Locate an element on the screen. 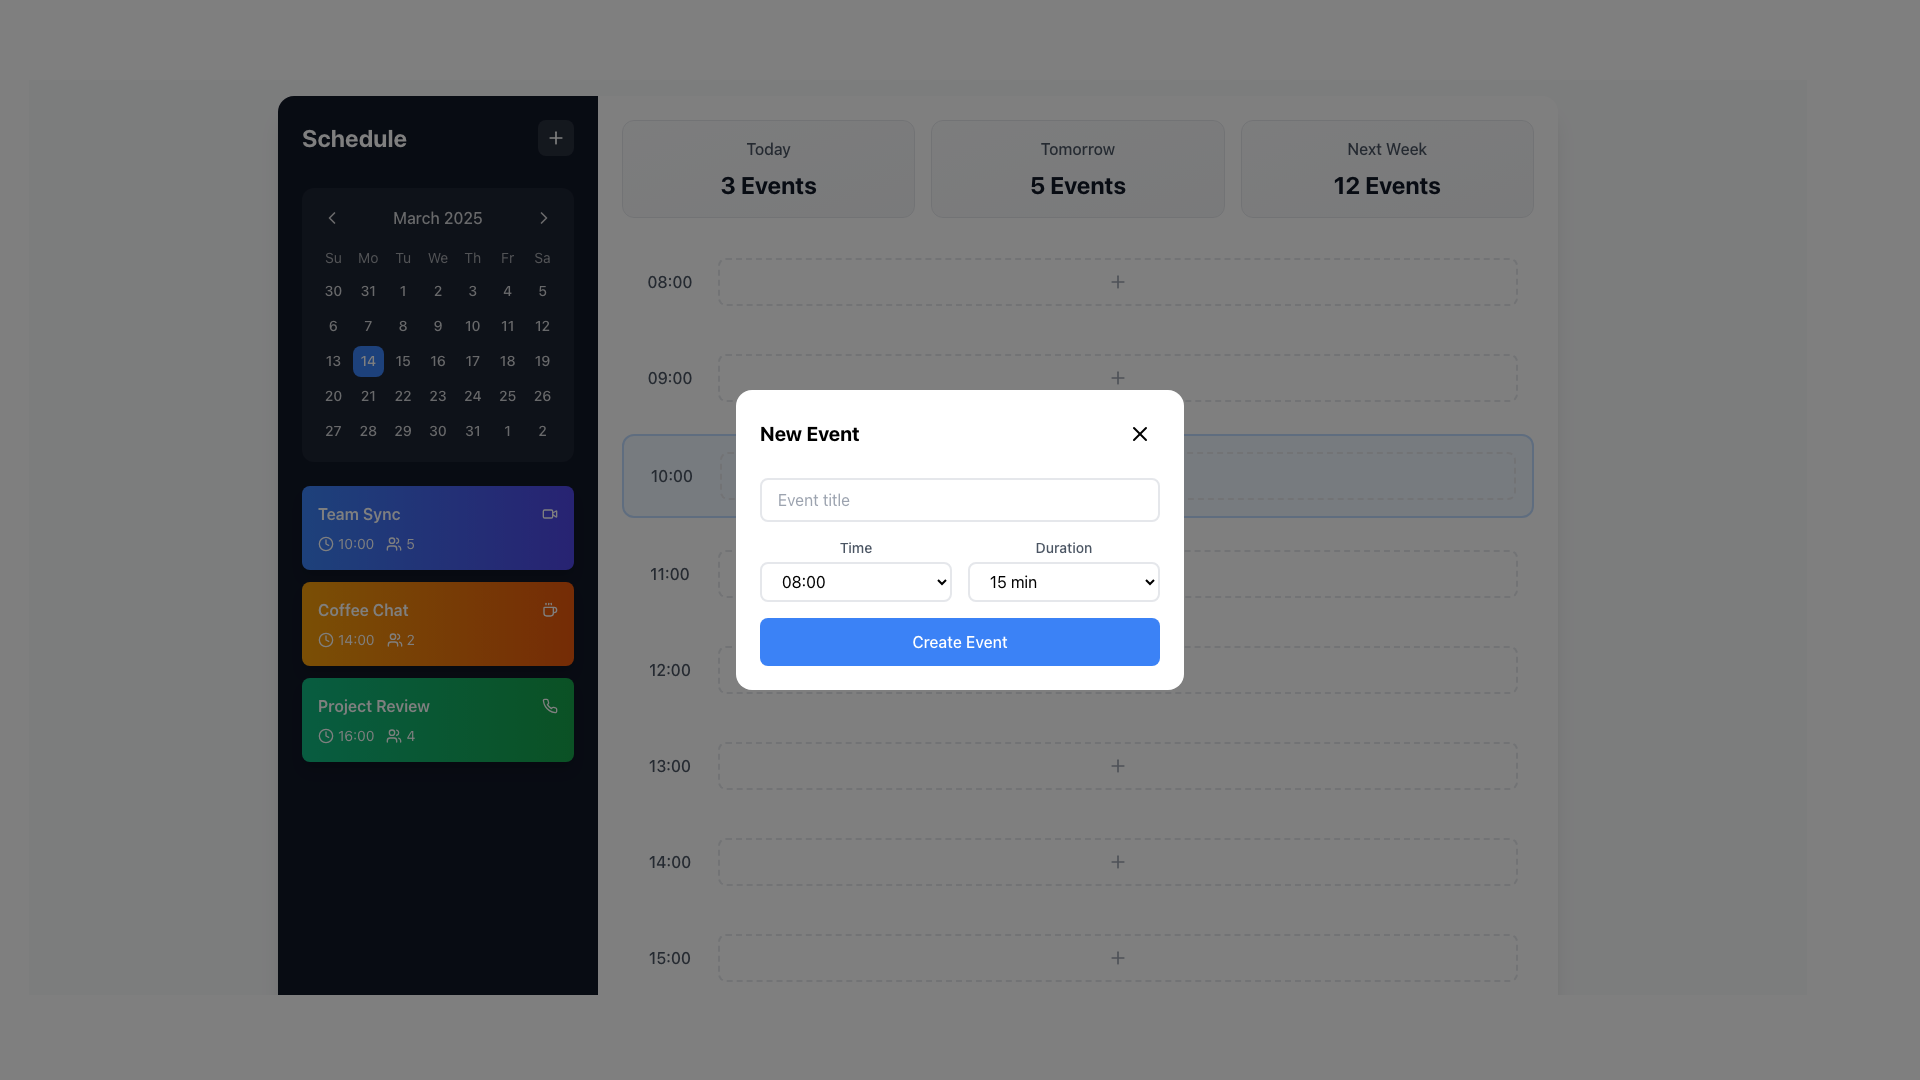 The image size is (1920, 1080). the chevron icon in the top-right corner of the calendar header is located at coordinates (543, 218).